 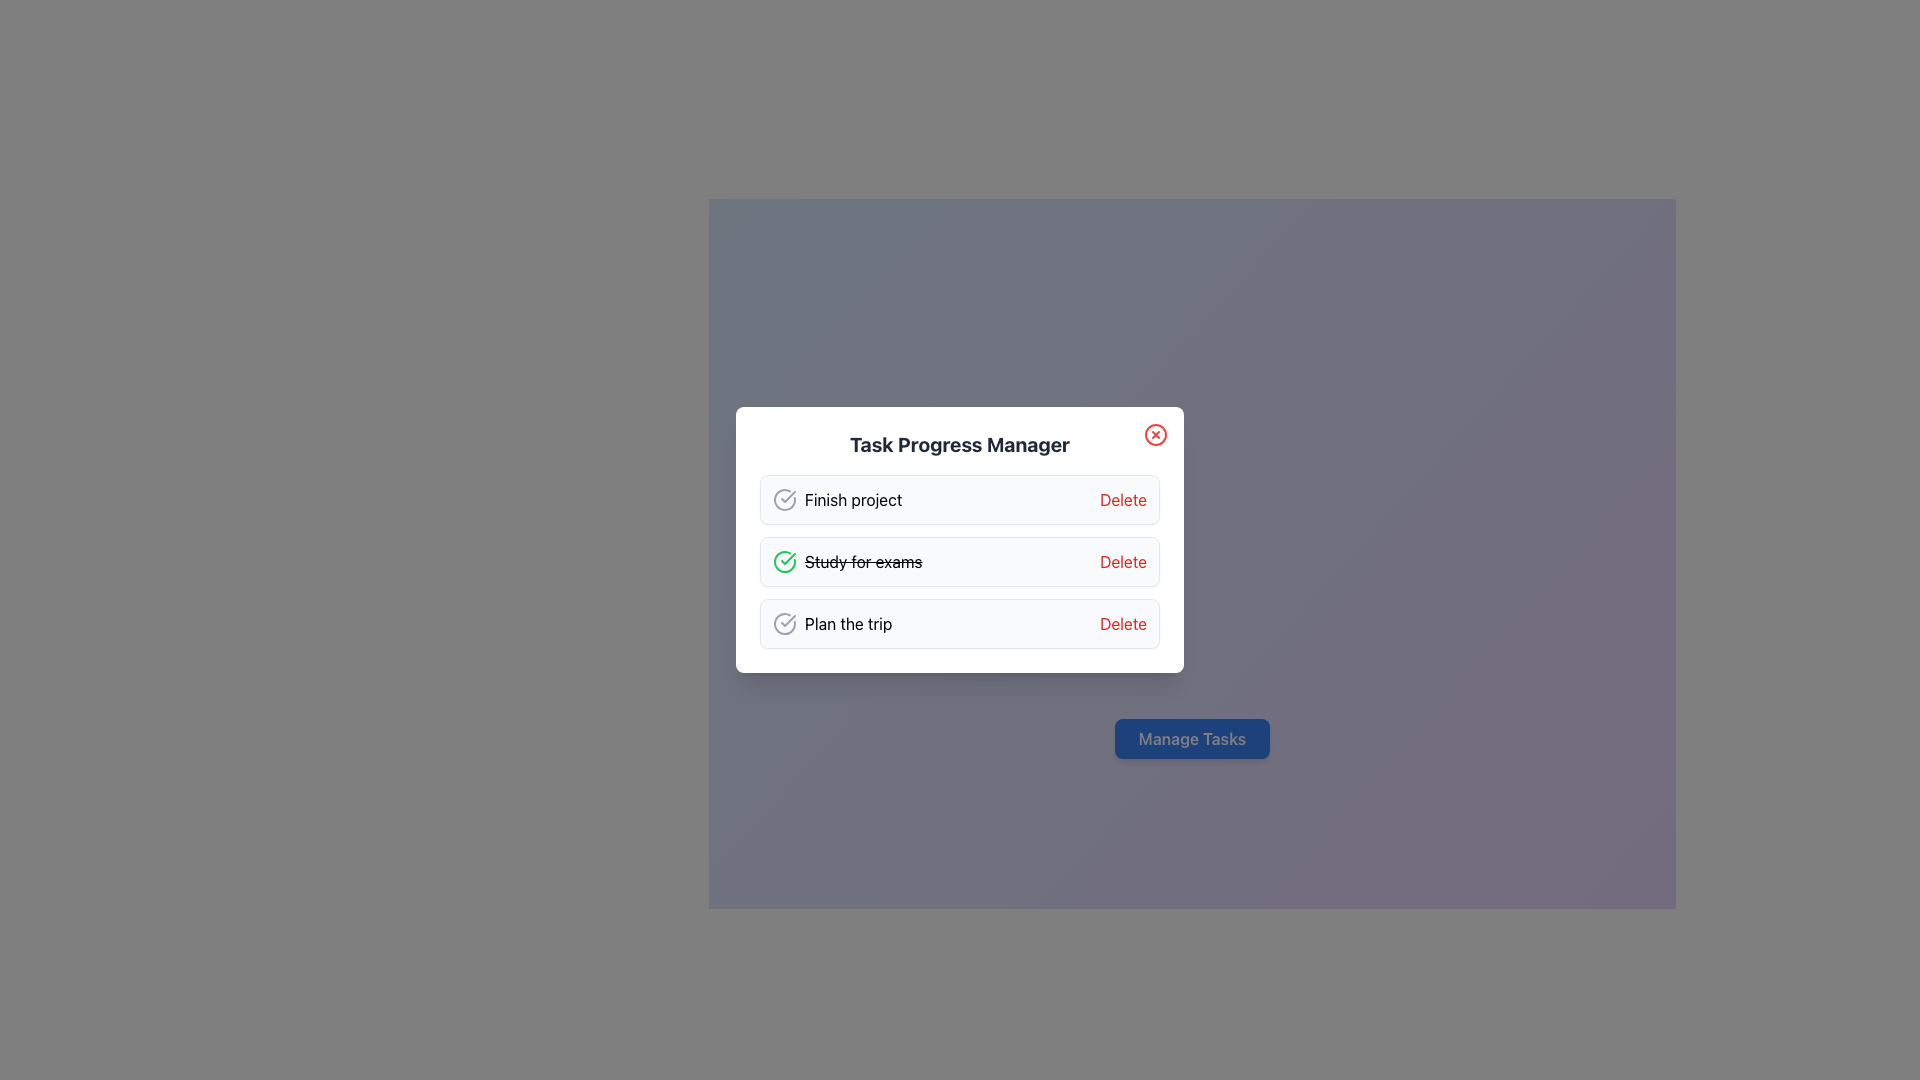 What do you see at coordinates (832, 623) in the screenshot?
I see `the task entry labeled 'Plan the trip' in the task management interface, which is the third entry in the list` at bounding box center [832, 623].